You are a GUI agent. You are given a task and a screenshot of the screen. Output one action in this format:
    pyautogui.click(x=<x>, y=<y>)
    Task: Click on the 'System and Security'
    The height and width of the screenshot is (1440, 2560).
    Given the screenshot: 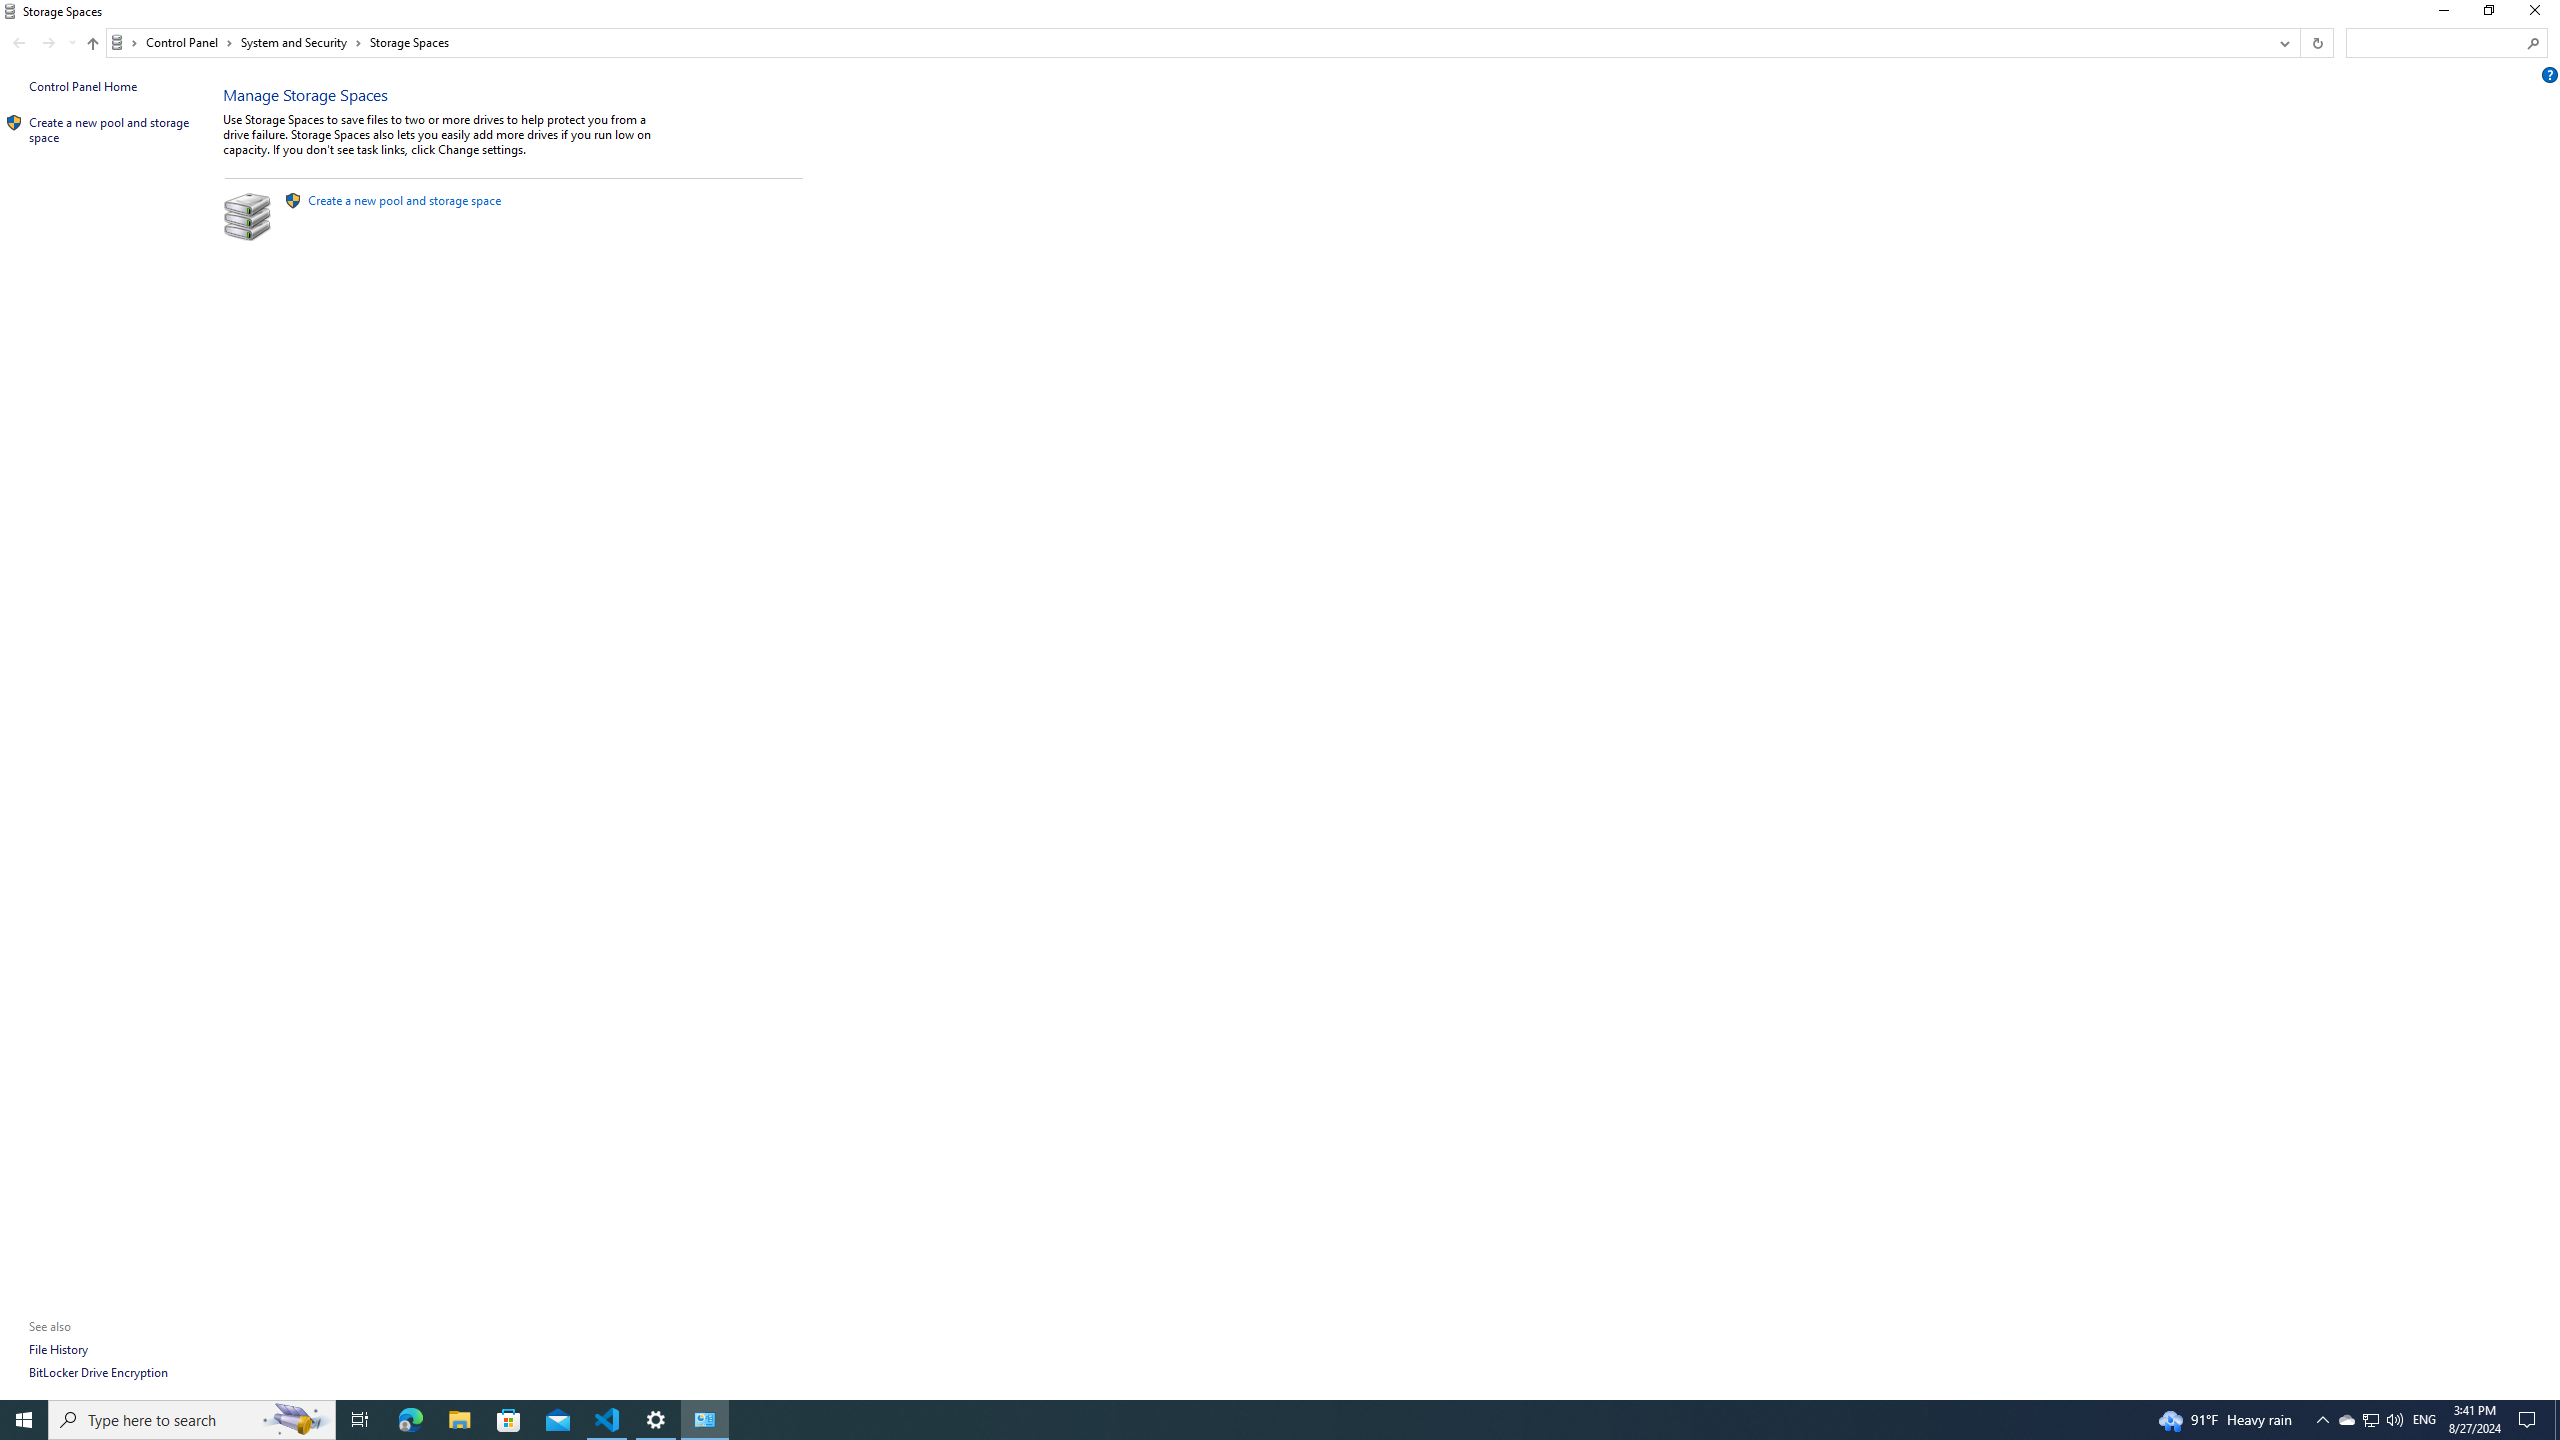 What is the action you would take?
    pyautogui.click(x=301, y=42)
    